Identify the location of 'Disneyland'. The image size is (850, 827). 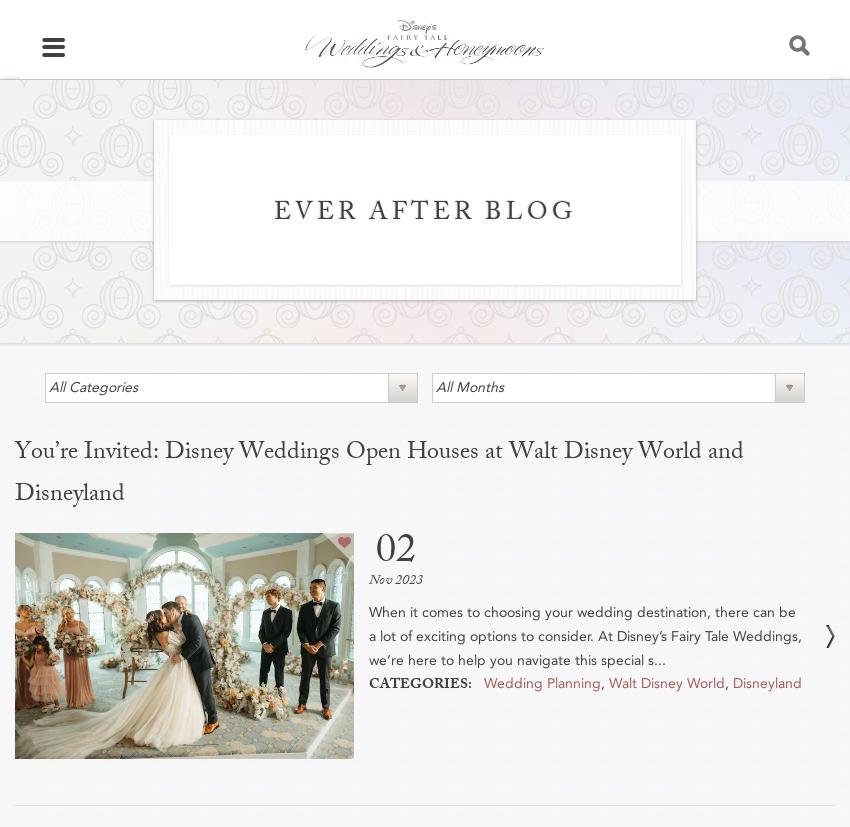
(733, 681).